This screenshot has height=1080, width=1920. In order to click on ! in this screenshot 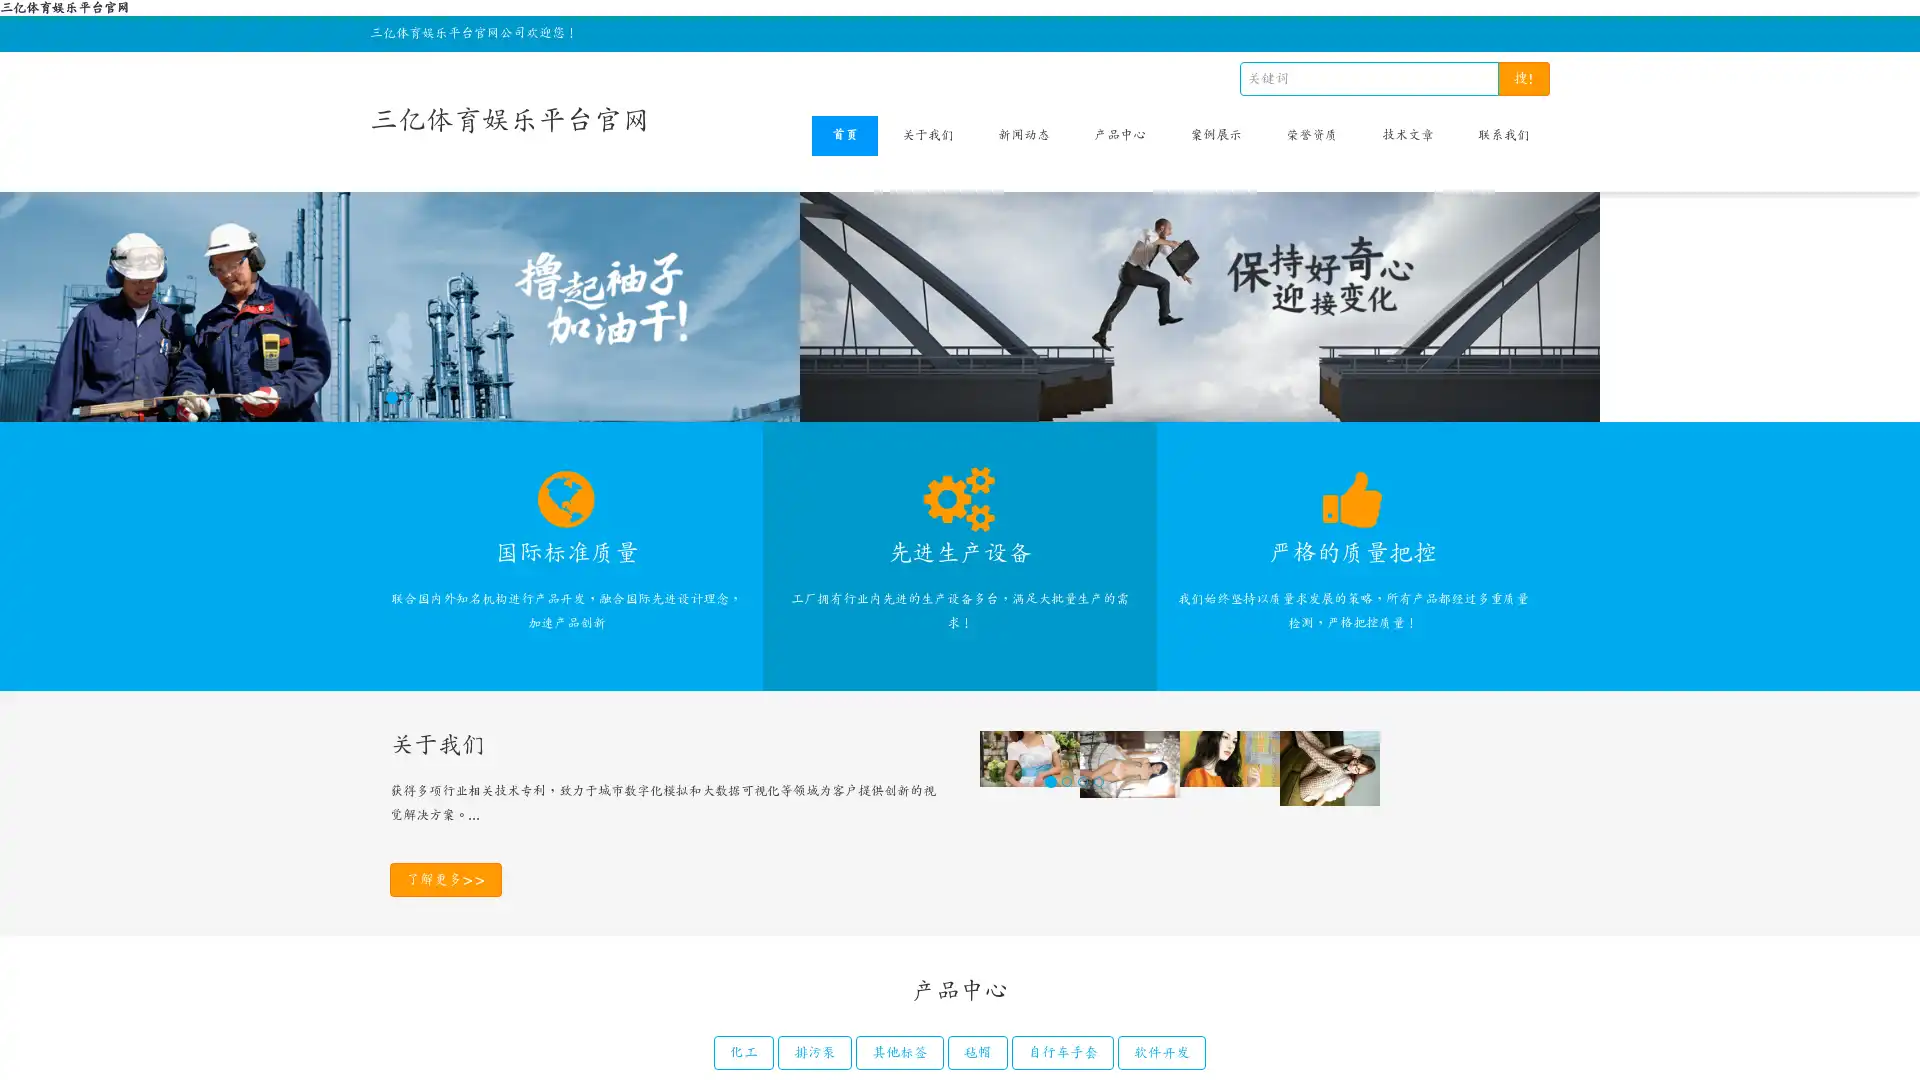, I will do `click(1523, 77)`.